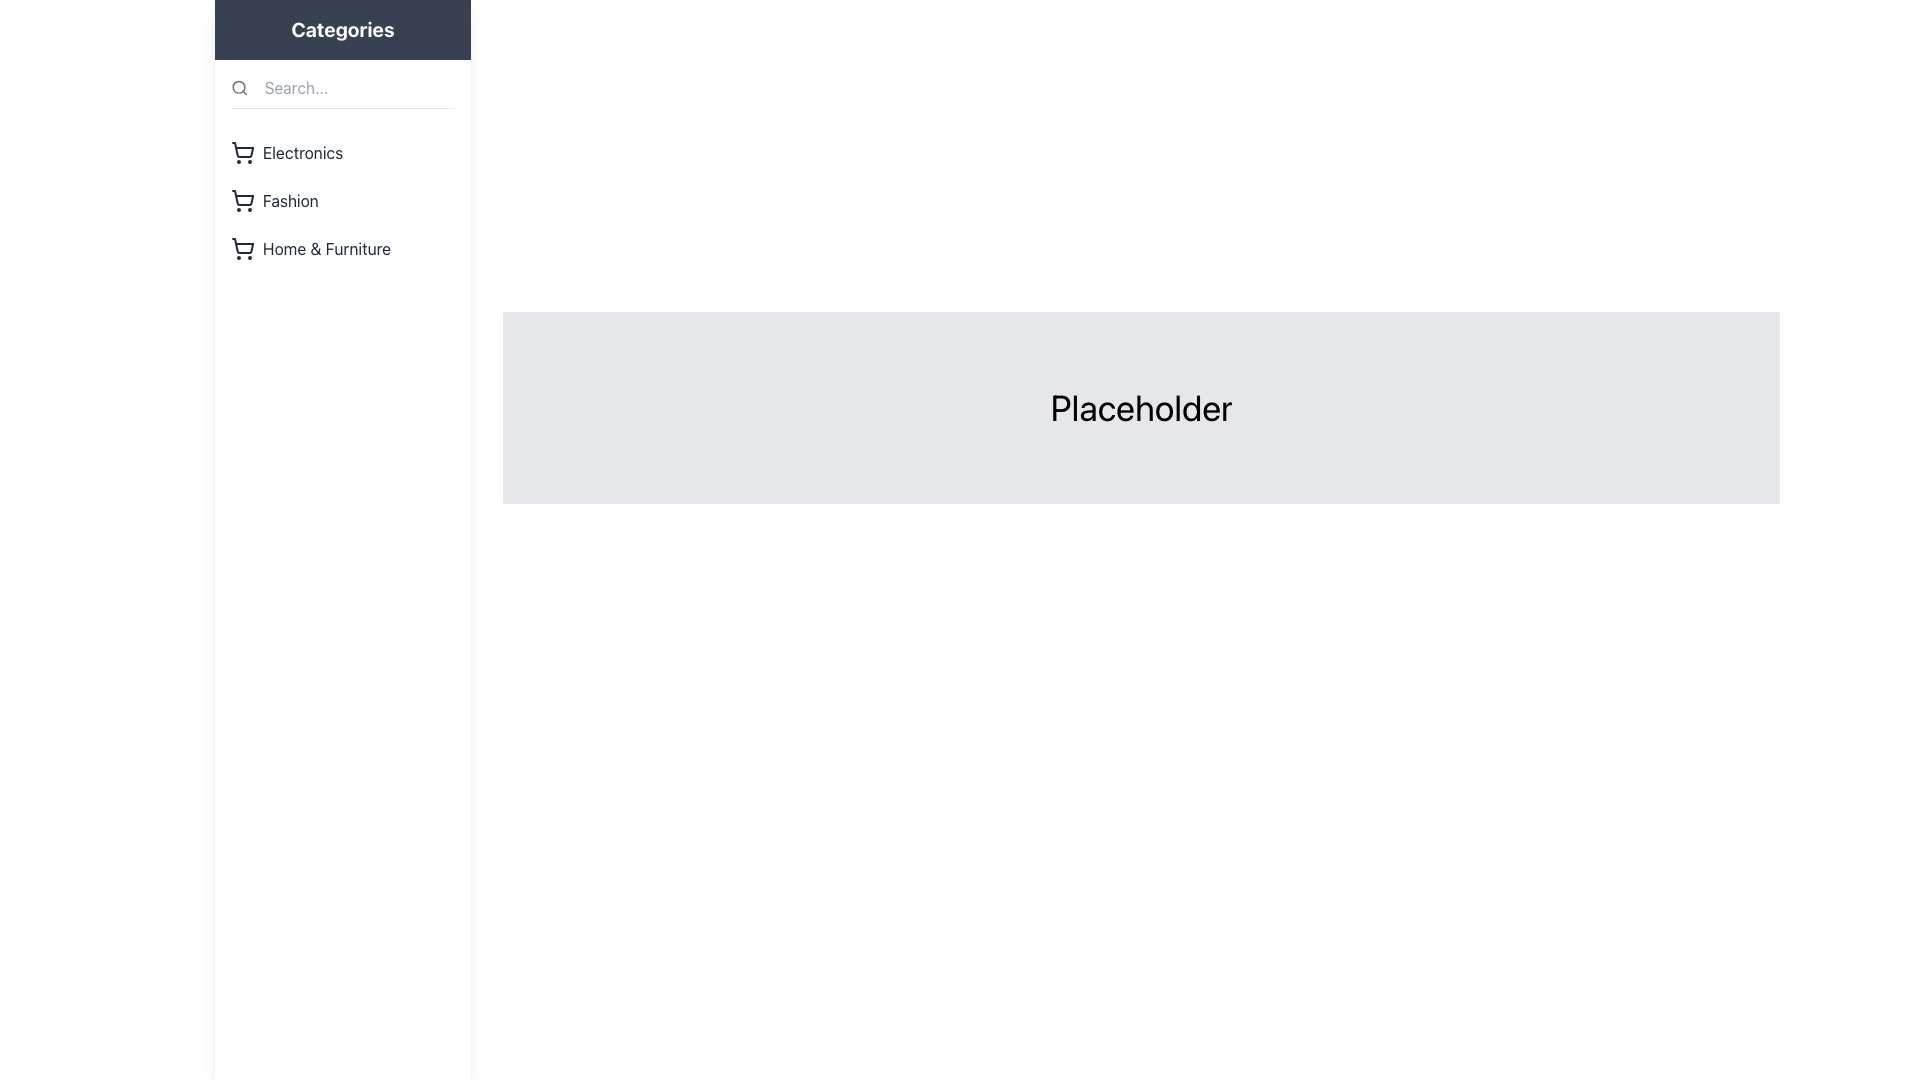 Image resolution: width=1920 pixels, height=1080 pixels. Describe the element at coordinates (239, 87) in the screenshot. I see `the search icon located to the left of the 'Search...' text box in the top-left area of the menu to initiate a search` at that location.